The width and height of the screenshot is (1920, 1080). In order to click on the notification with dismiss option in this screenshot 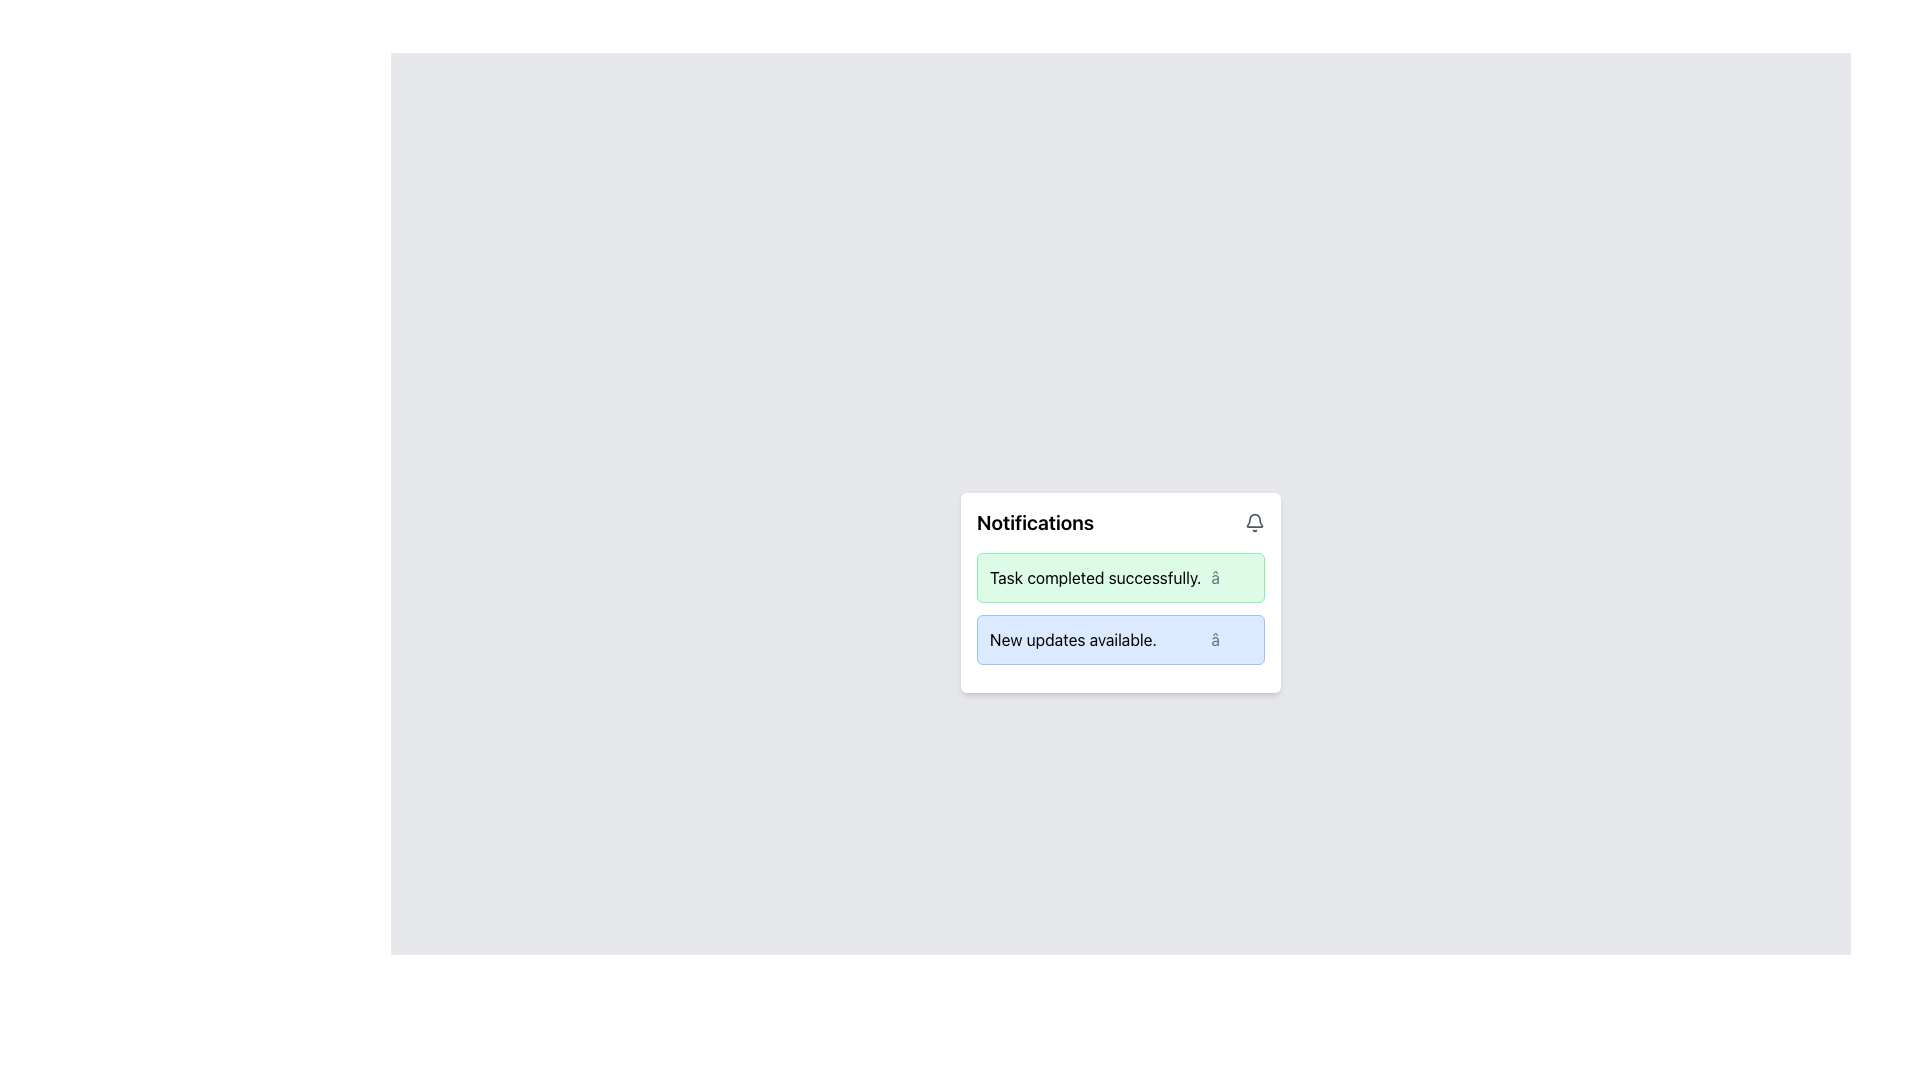, I will do `click(1121, 640)`.